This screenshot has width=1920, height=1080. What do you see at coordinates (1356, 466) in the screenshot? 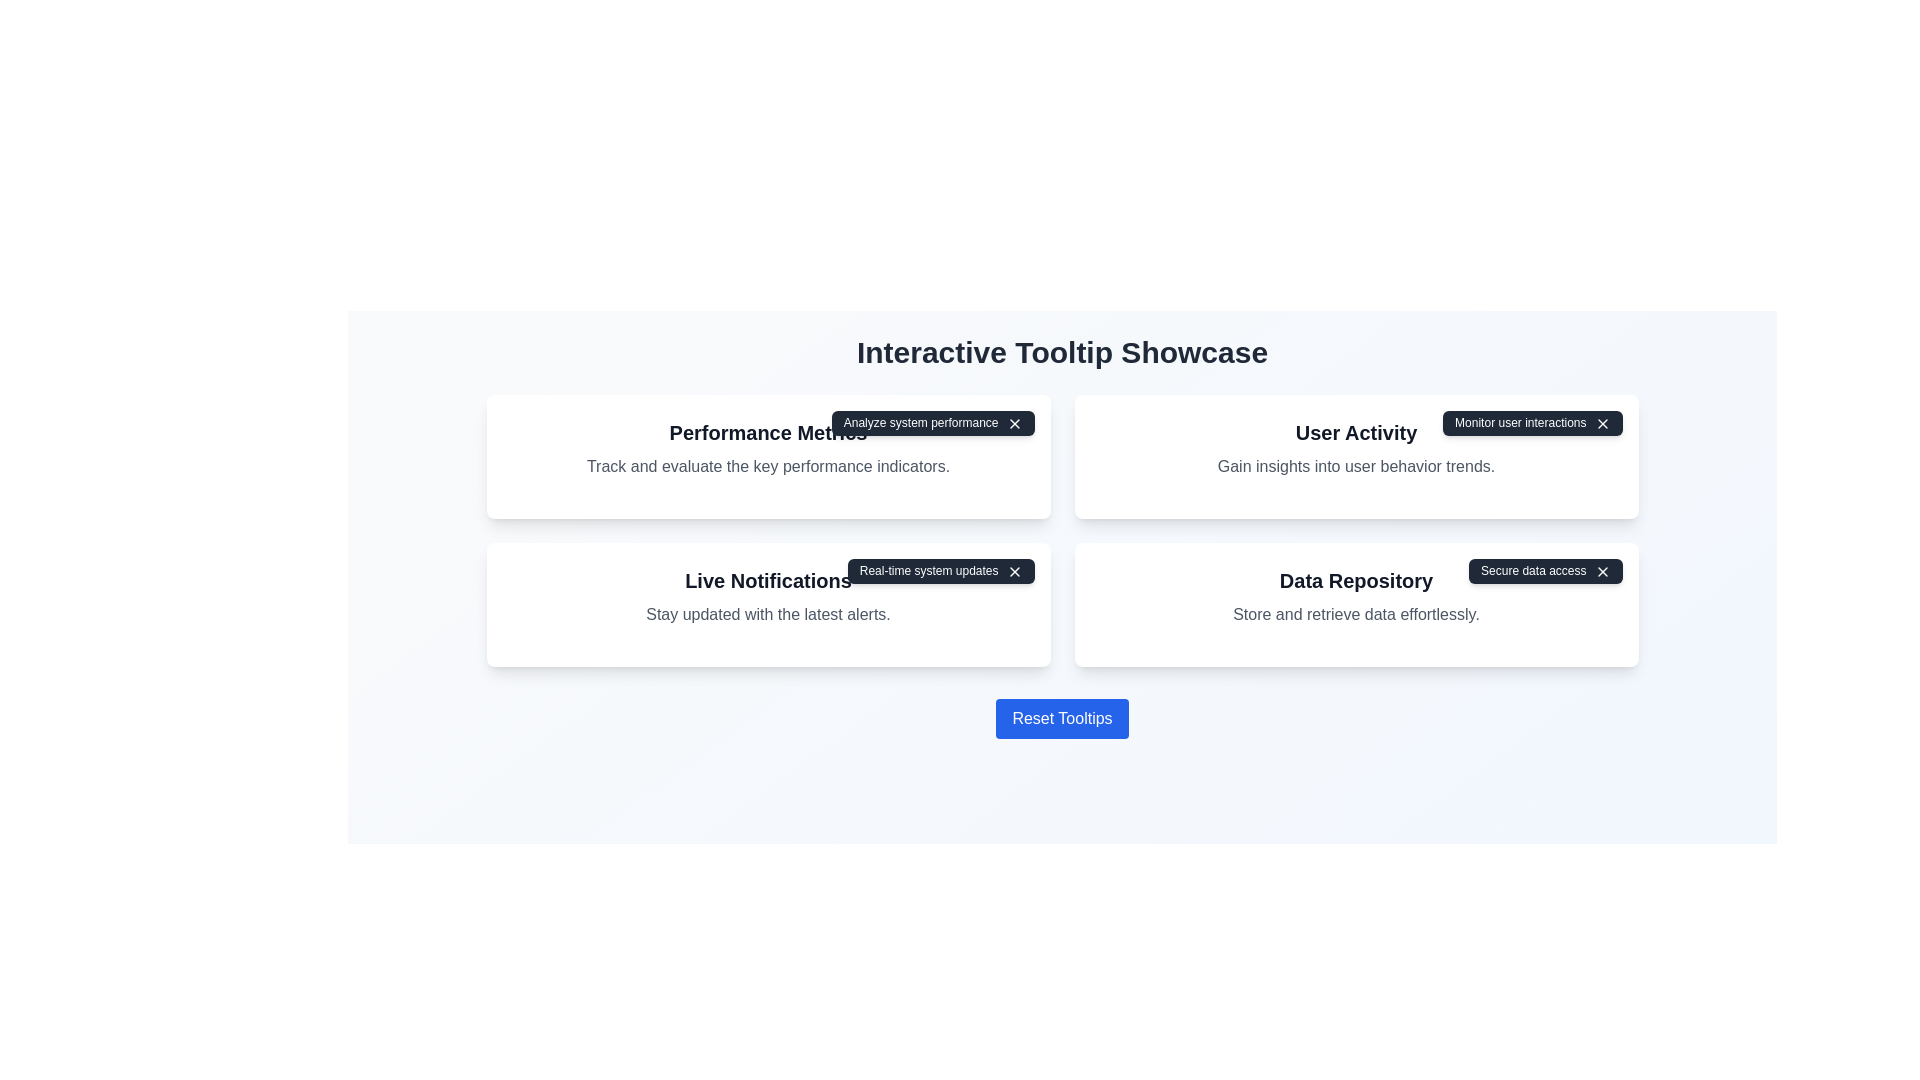
I see `the informational text block located beneath the 'User Activity' header in the 'User Activity' card` at bounding box center [1356, 466].